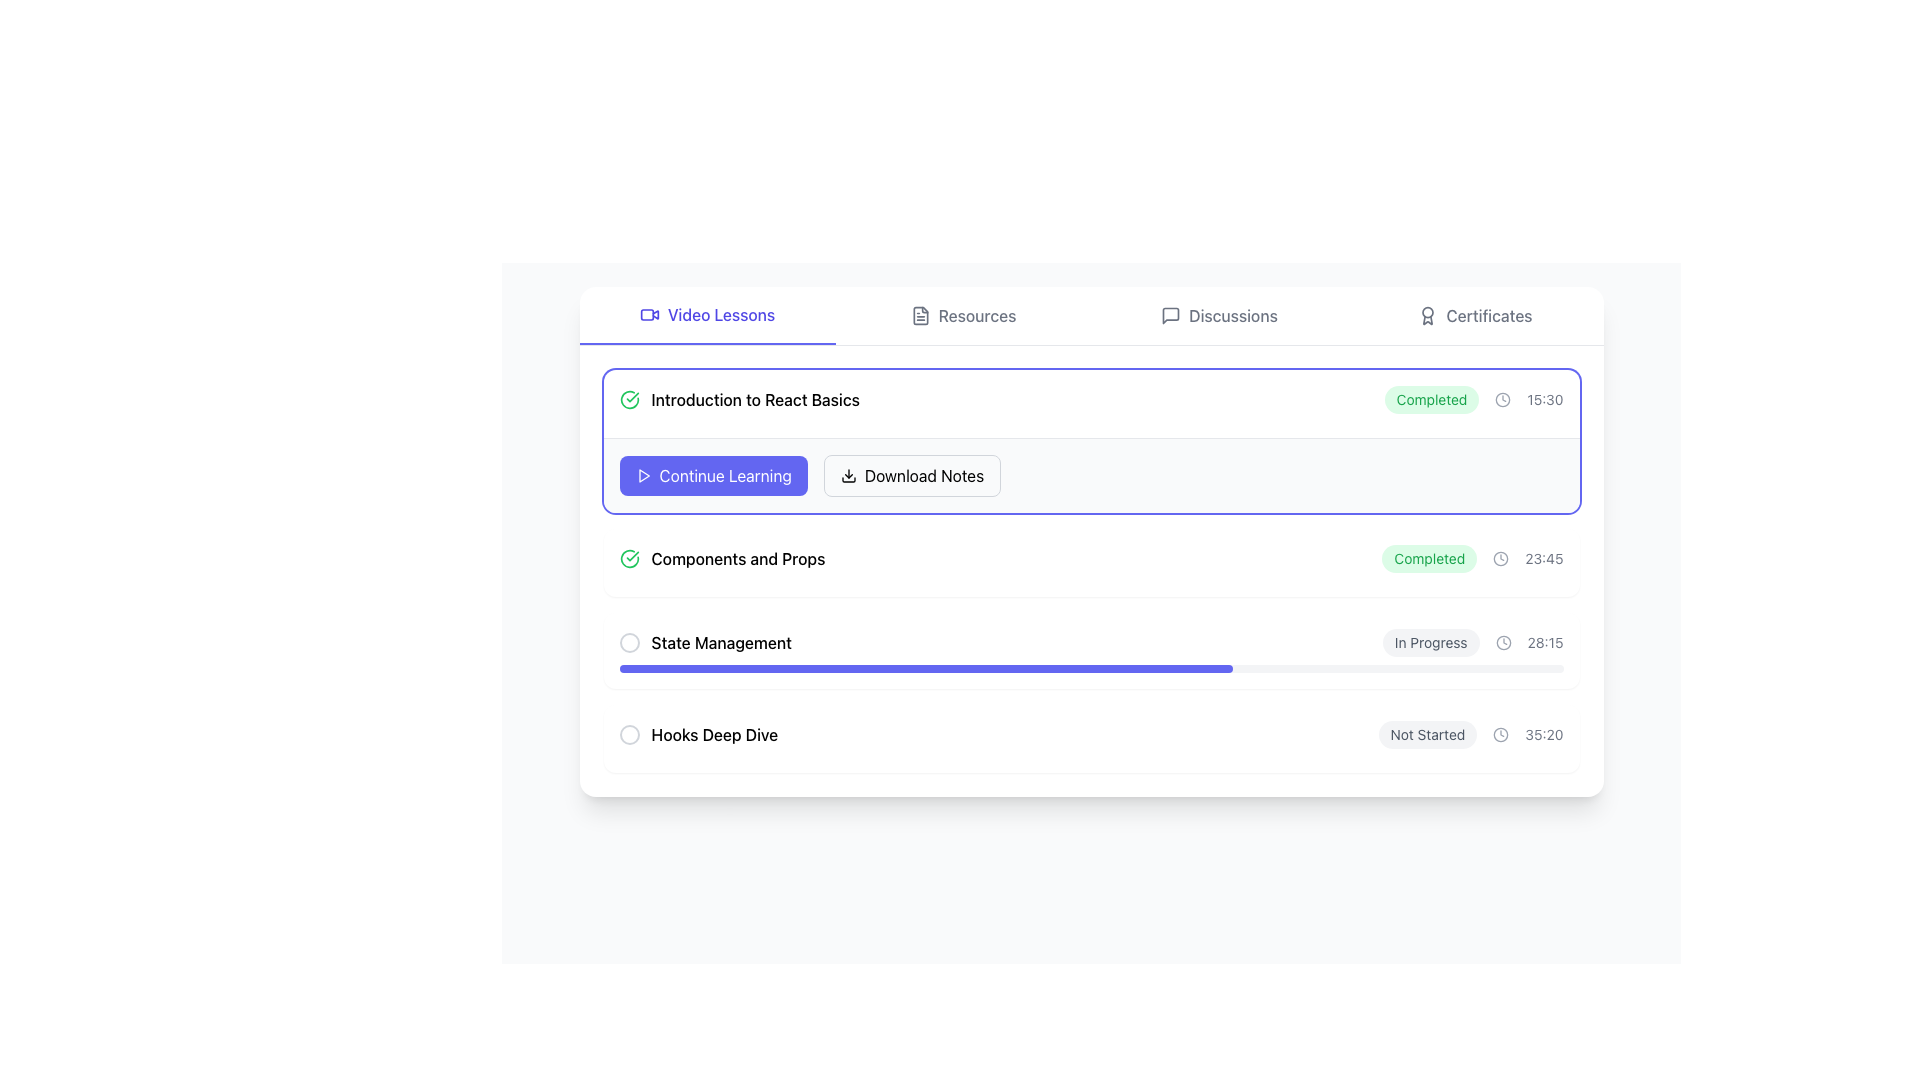 Image resolution: width=1920 pixels, height=1080 pixels. What do you see at coordinates (977, 315) in the screenshot?
I see `the second navigation link located between 'Video Lessons' and 'Discussions' at the top of the interface` at bounding box center [977, 315].